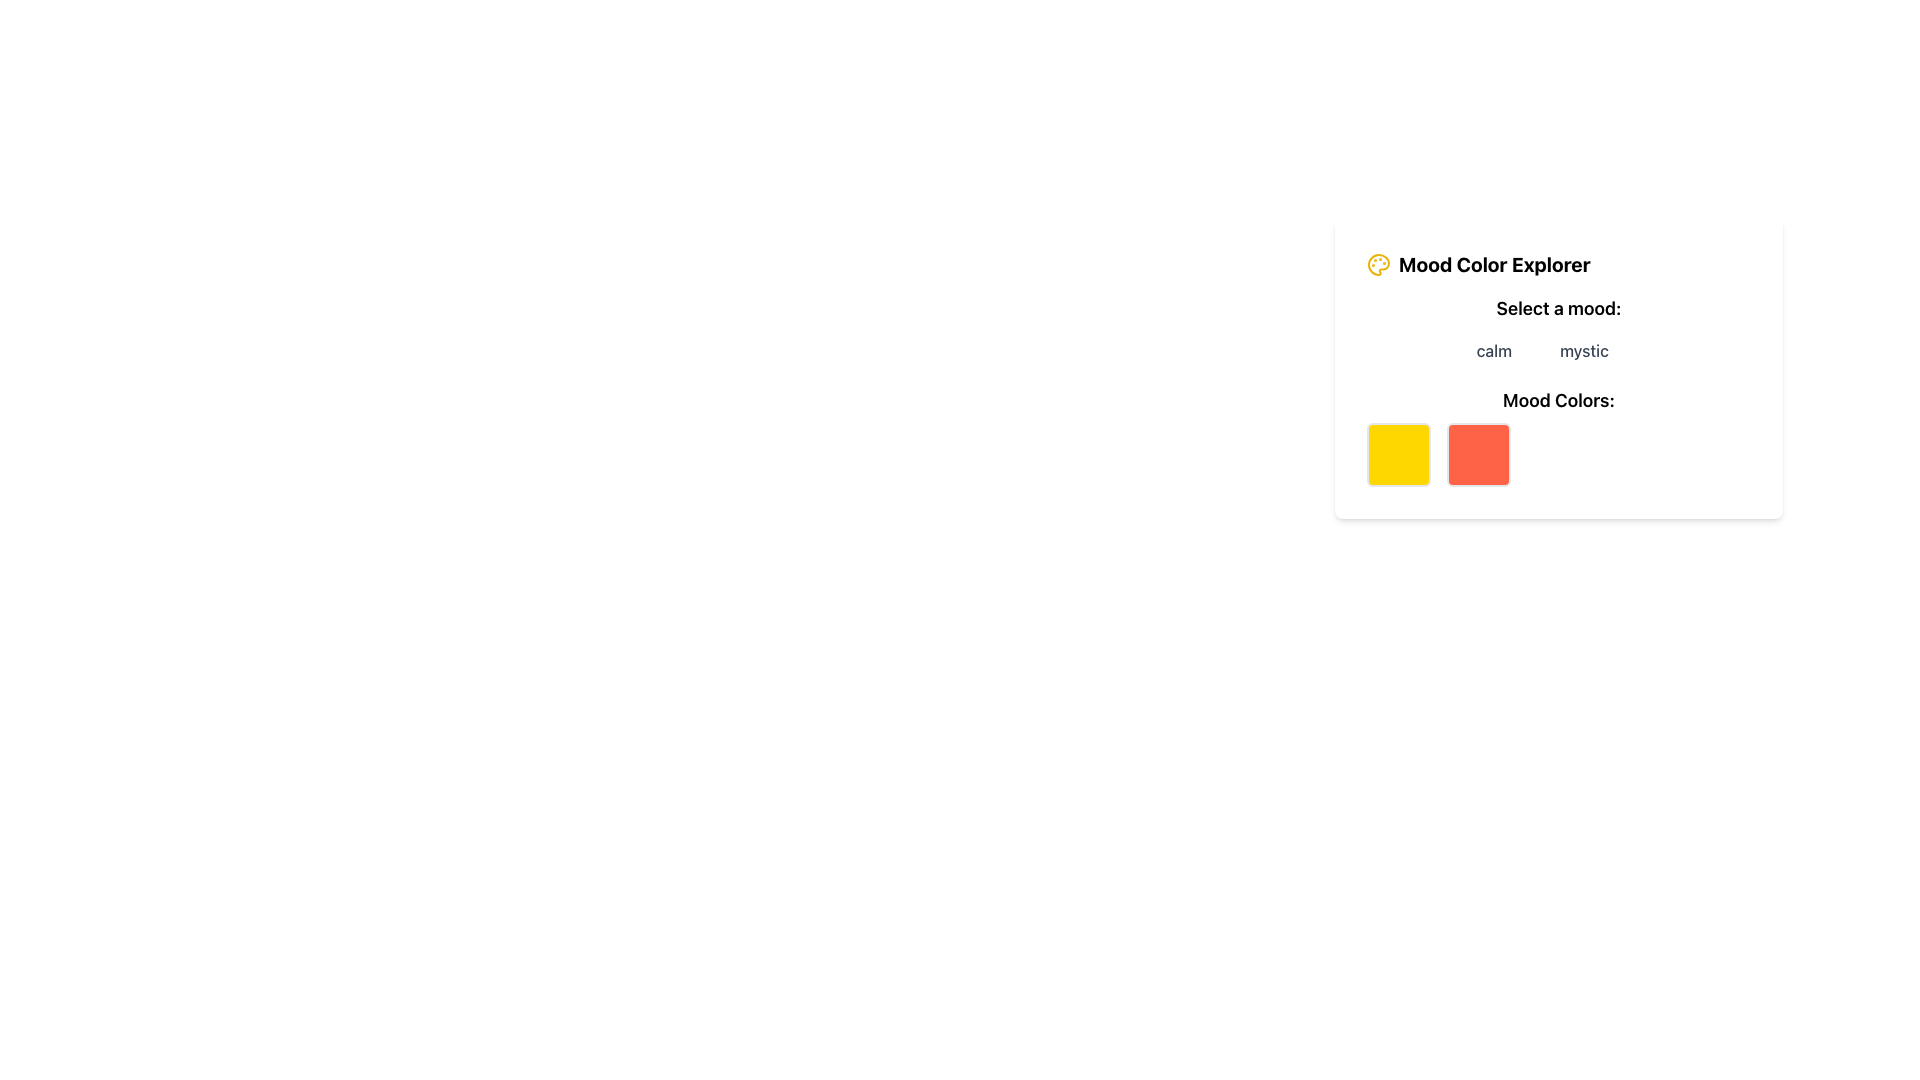 This screenshot has height=1080, width=1920. I want to click on the text label that serves as the title for the section, indicating the purpose or theme of the content below it, which is horizontally aligned to the right of a palette icon in the top part of a card-like component, so click(1494, 264).